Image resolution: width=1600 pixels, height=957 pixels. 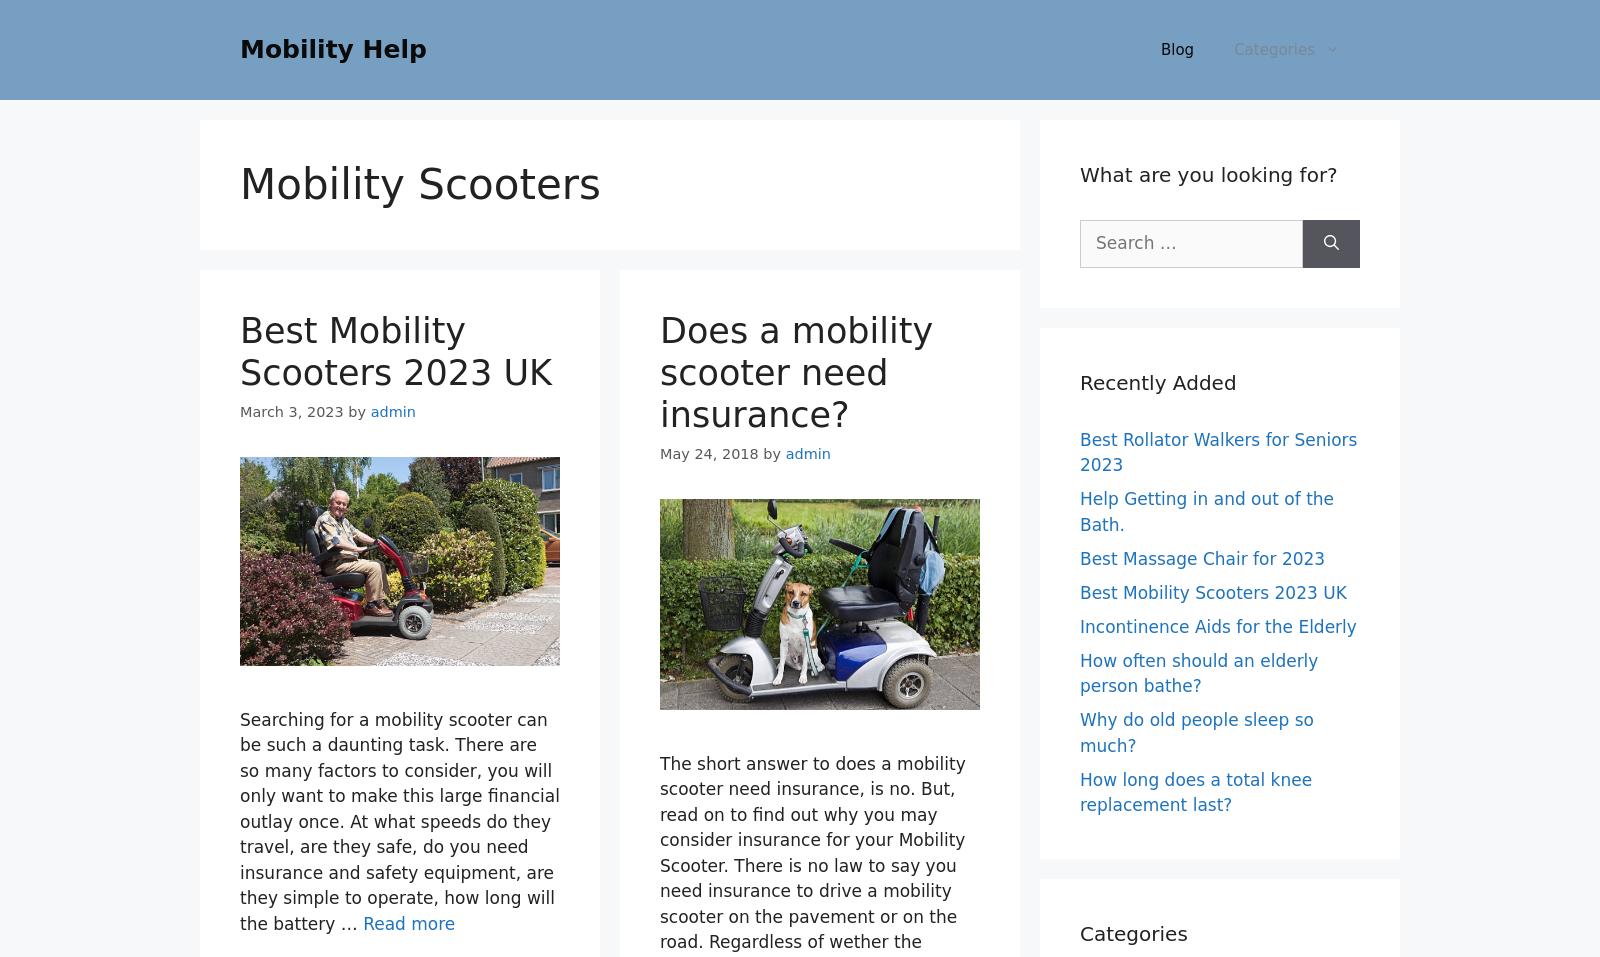 What do you see at coordinates (1158, 382) in the screenshot?
I see `'Recently Added'` at bounding box center [1158, 382].